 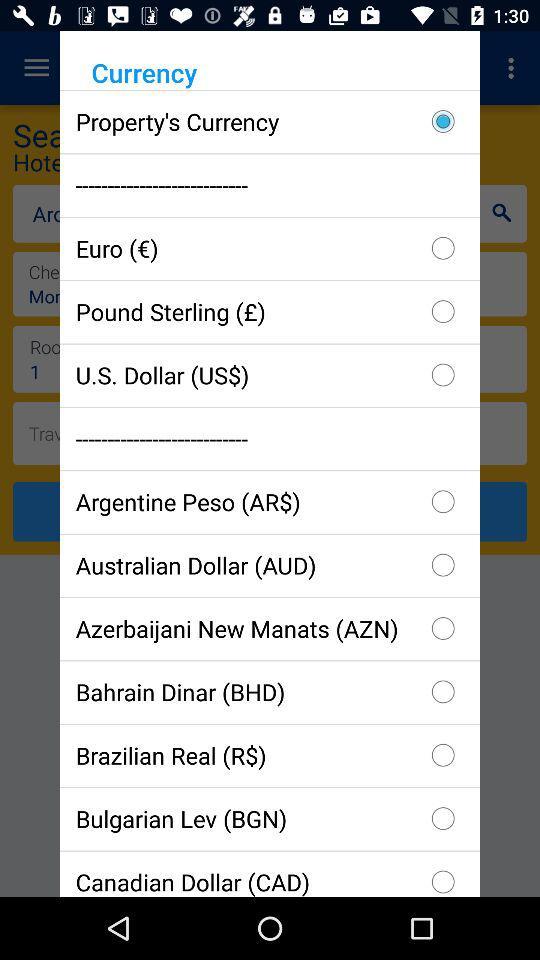 What do you see at coordinates (270, 872) in the screenshot?
I see `canadian dollar (cad)` at bounding box center [270, 872].